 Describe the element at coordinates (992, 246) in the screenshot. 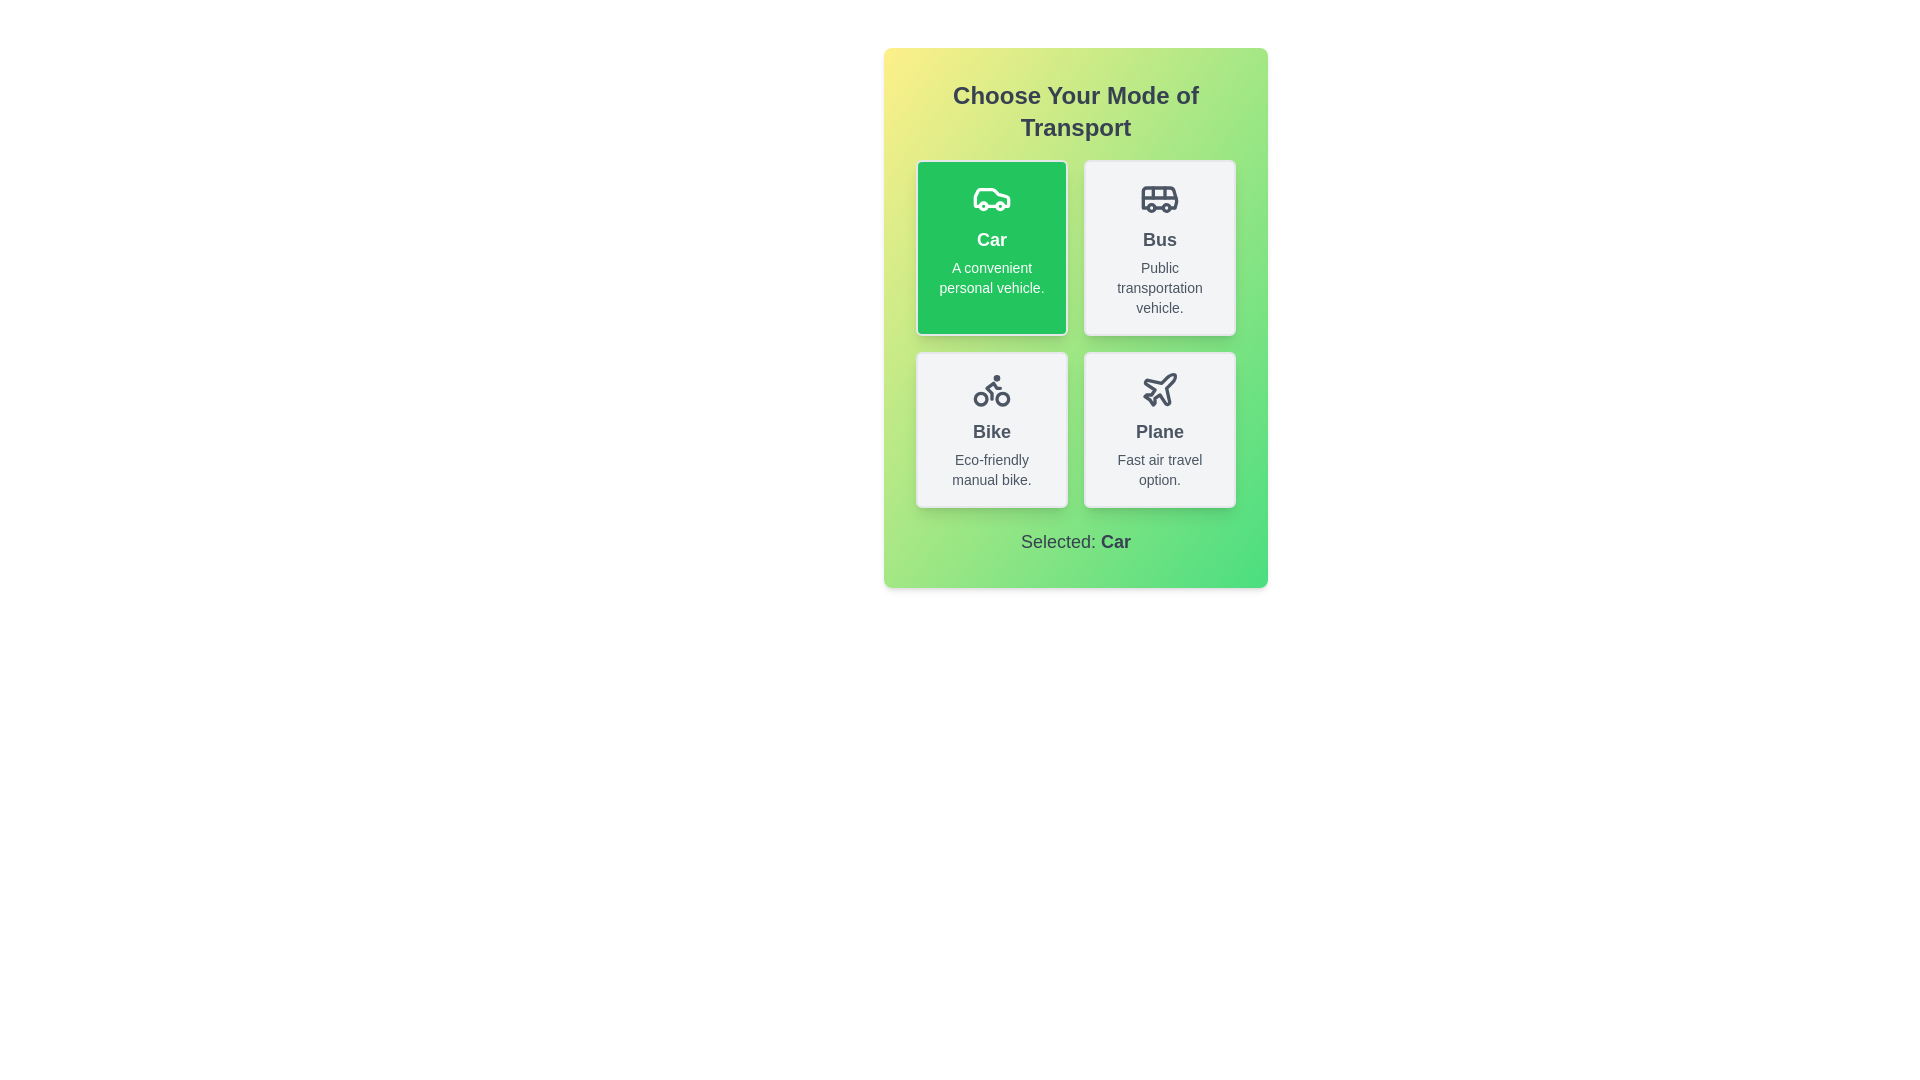

I see `the button for Car to view its hover effect` at that location.